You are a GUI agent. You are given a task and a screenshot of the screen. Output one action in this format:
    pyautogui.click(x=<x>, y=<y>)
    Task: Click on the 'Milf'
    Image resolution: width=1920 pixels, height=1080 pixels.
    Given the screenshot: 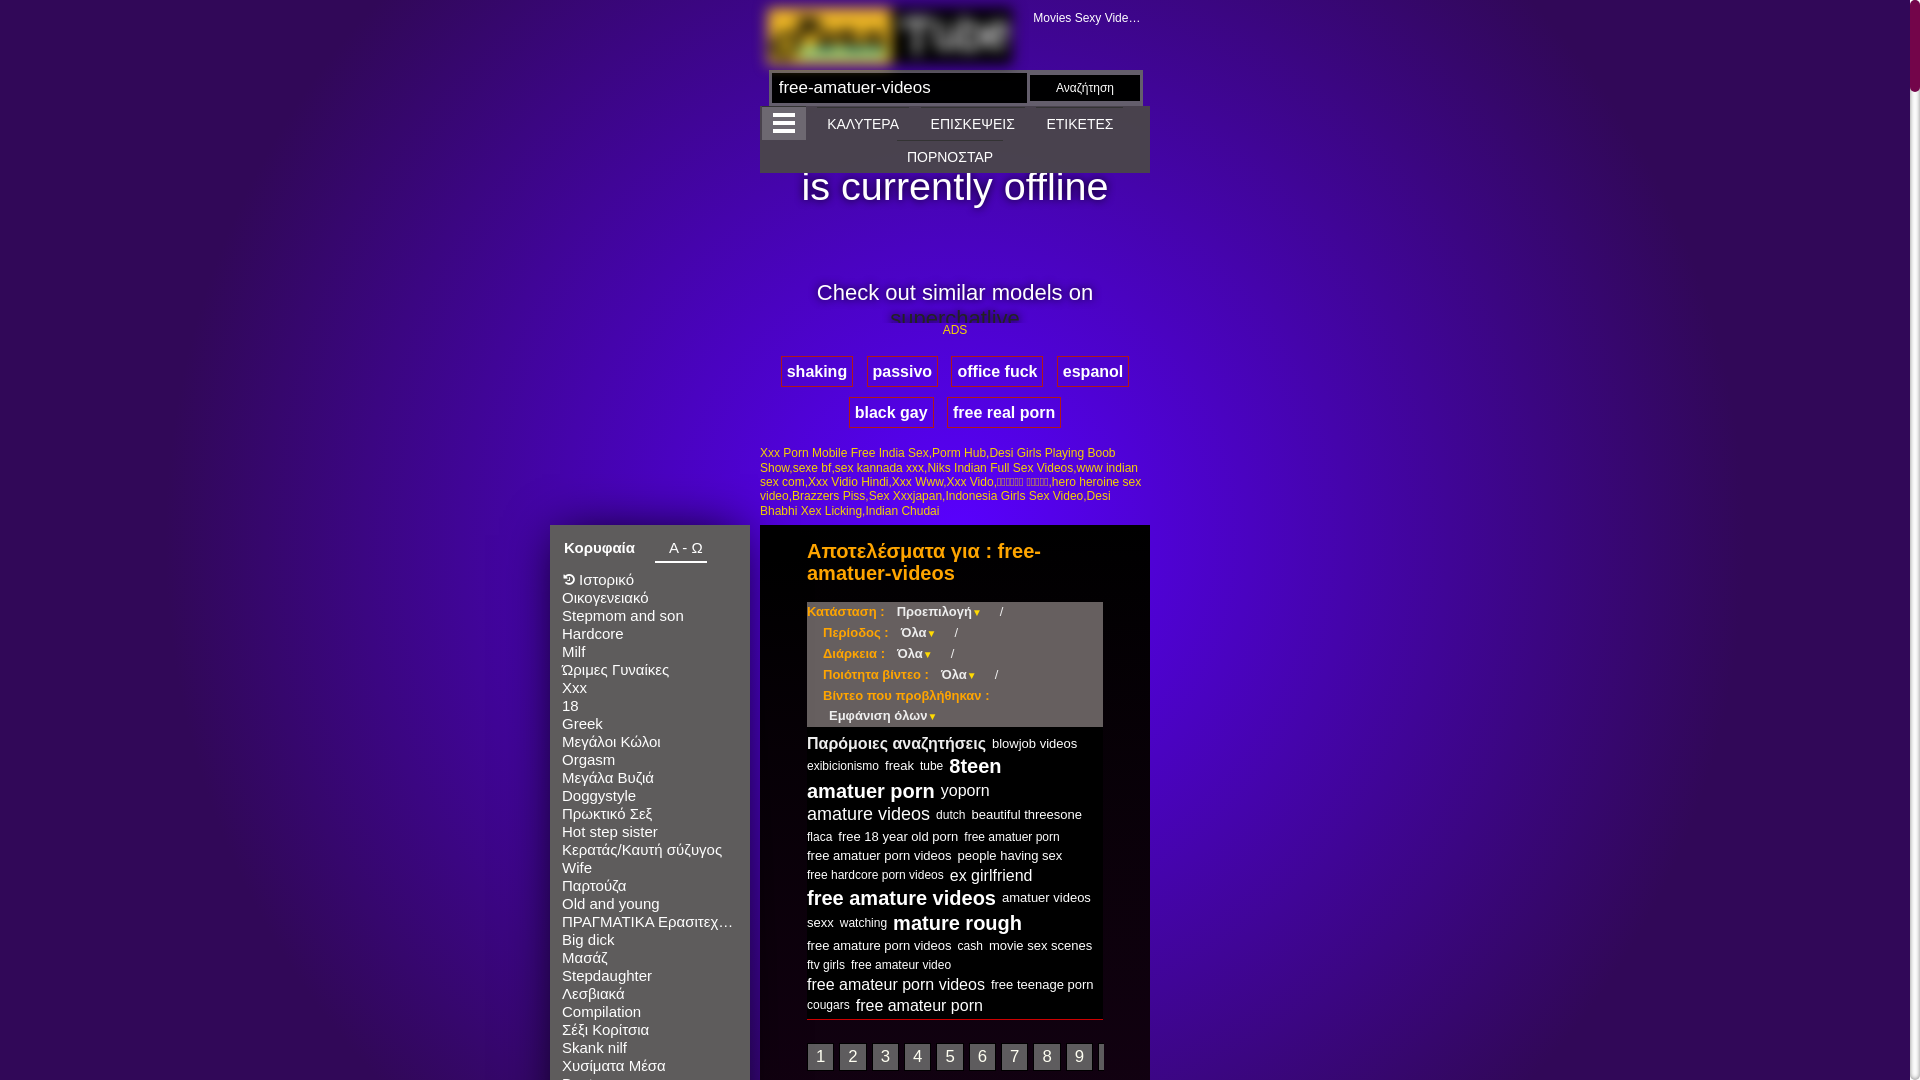 What is the action you would take?
    pyautogui.click(x=649, y=651)
    